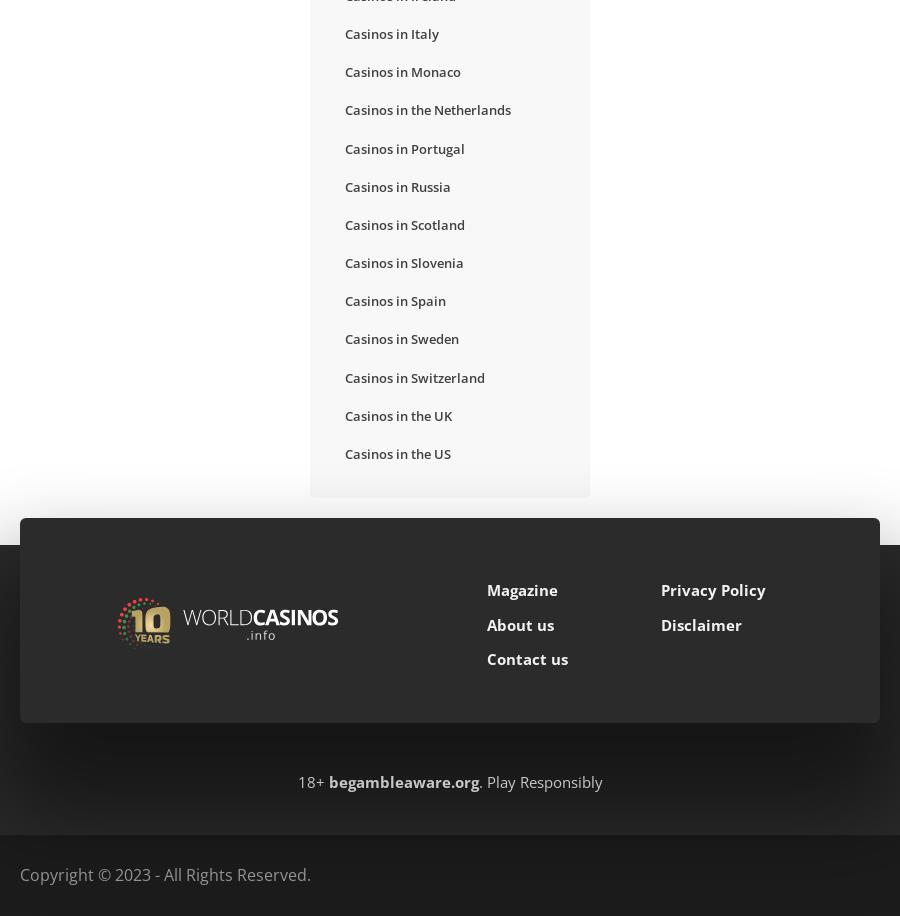  Describe the element at coordinates (344, 414) in the screenshot. I see `'Casinos in the UK'` at that location.